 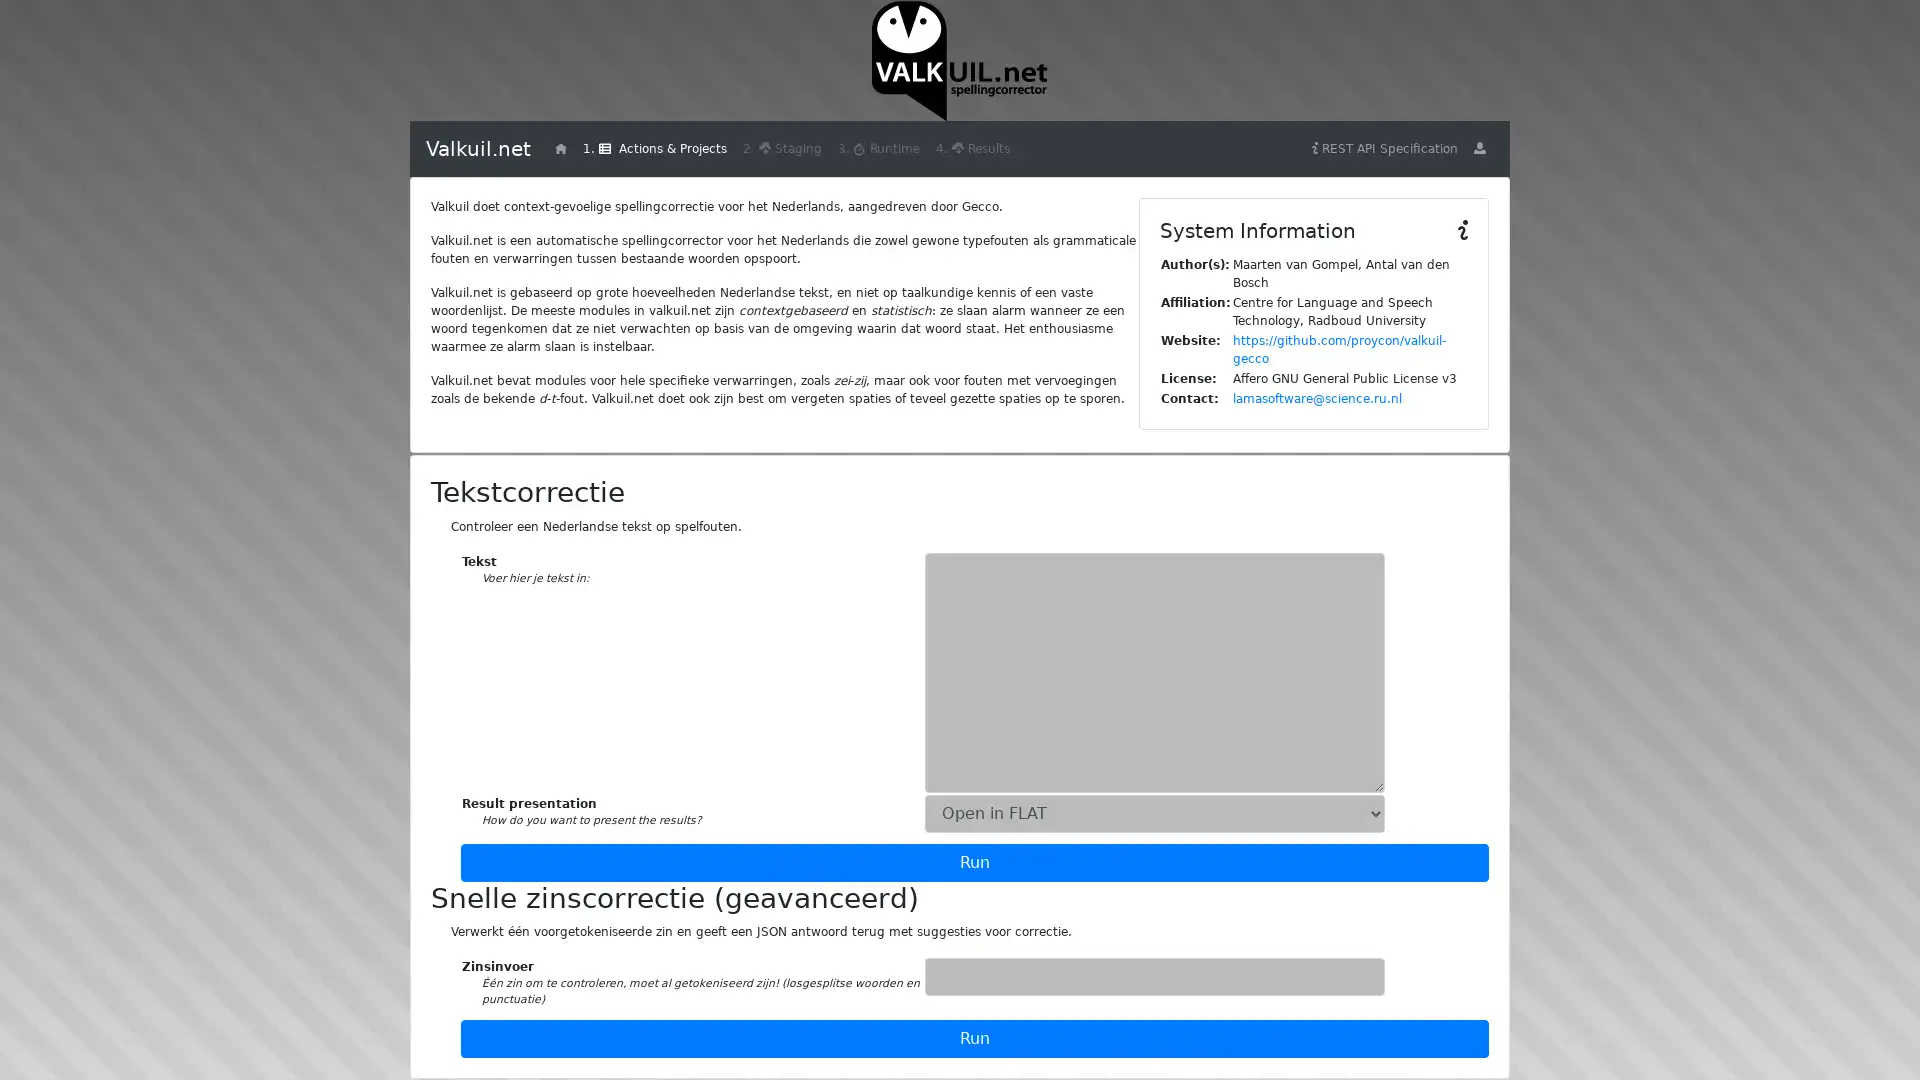 I want to click on Run, so click(x=974, y=1036).